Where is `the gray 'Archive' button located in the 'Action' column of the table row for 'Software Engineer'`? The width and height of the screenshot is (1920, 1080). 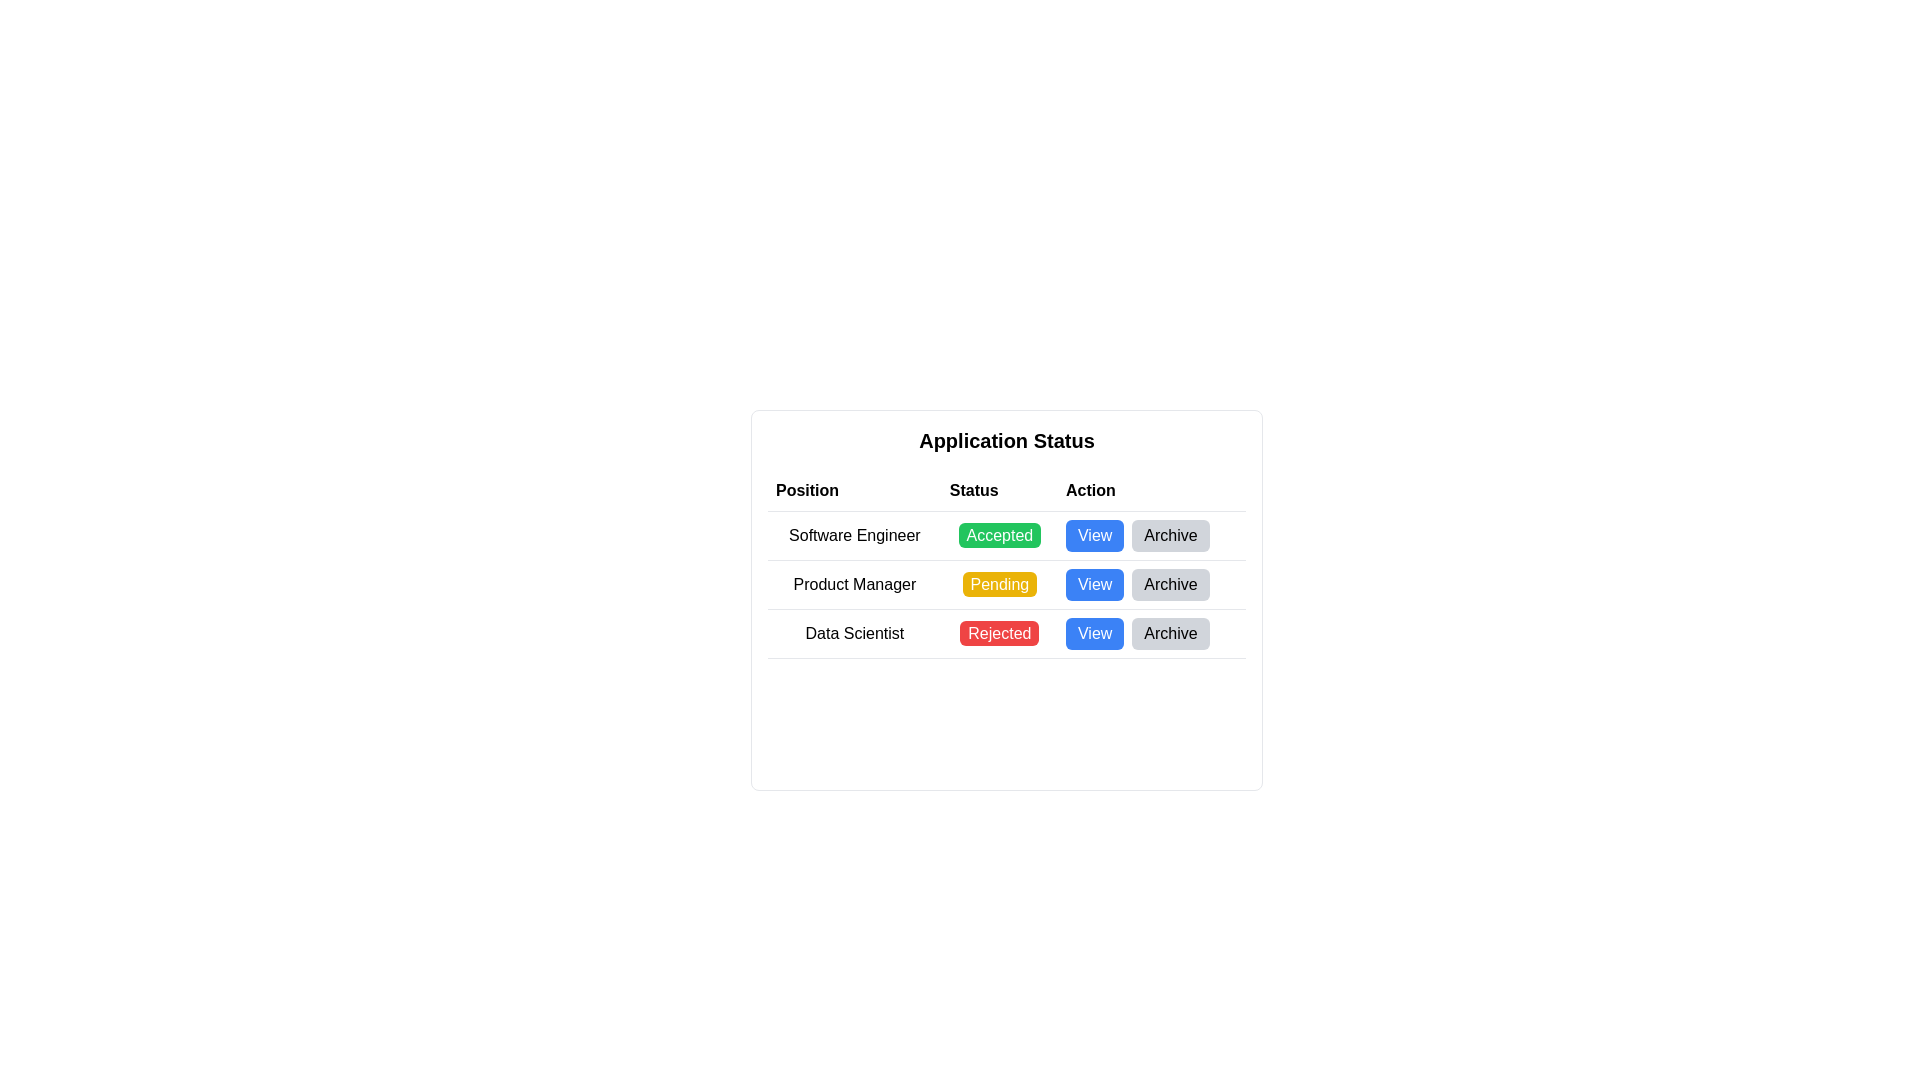
the gray 'Archive' button located in the 'Action' column of the table row for 'Software Engineer' is located at coordinates (1171, 535).